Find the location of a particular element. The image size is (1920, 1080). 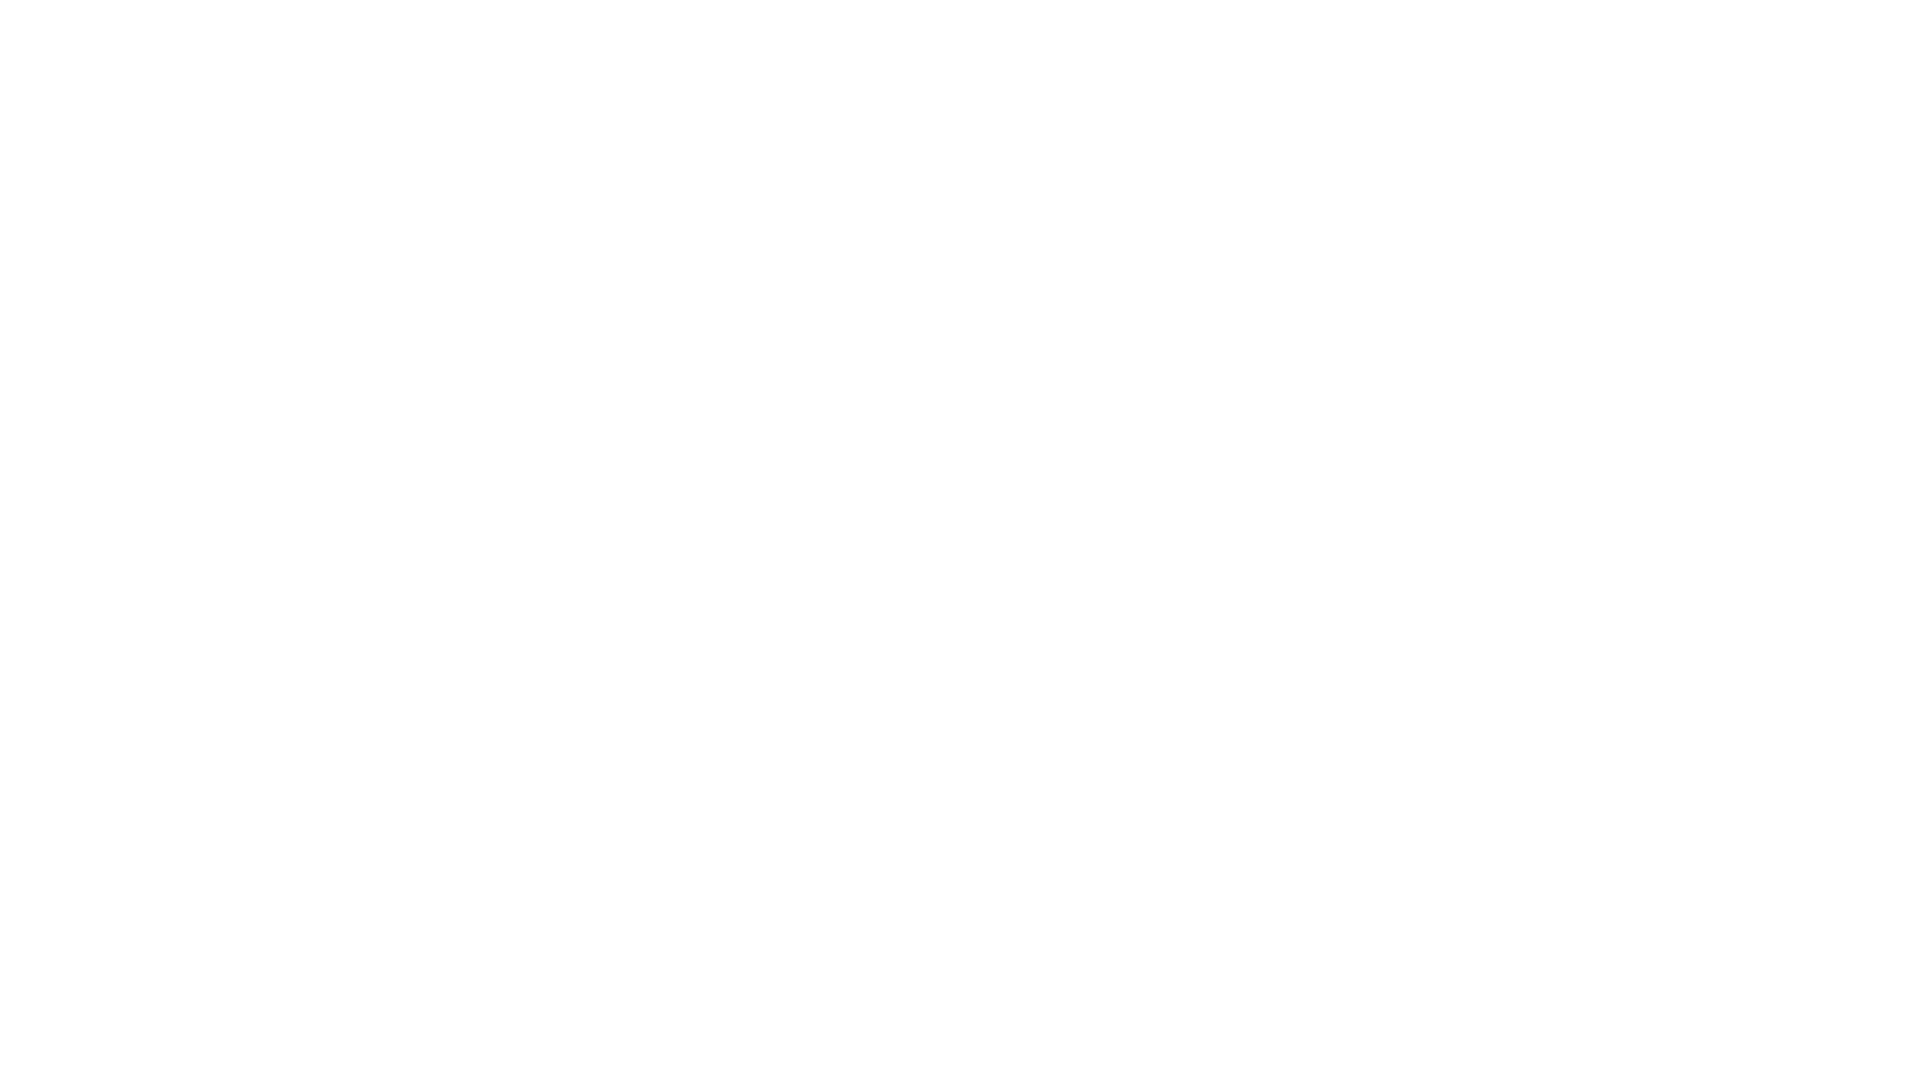

'Categories' is located at coordinates (53, 131).